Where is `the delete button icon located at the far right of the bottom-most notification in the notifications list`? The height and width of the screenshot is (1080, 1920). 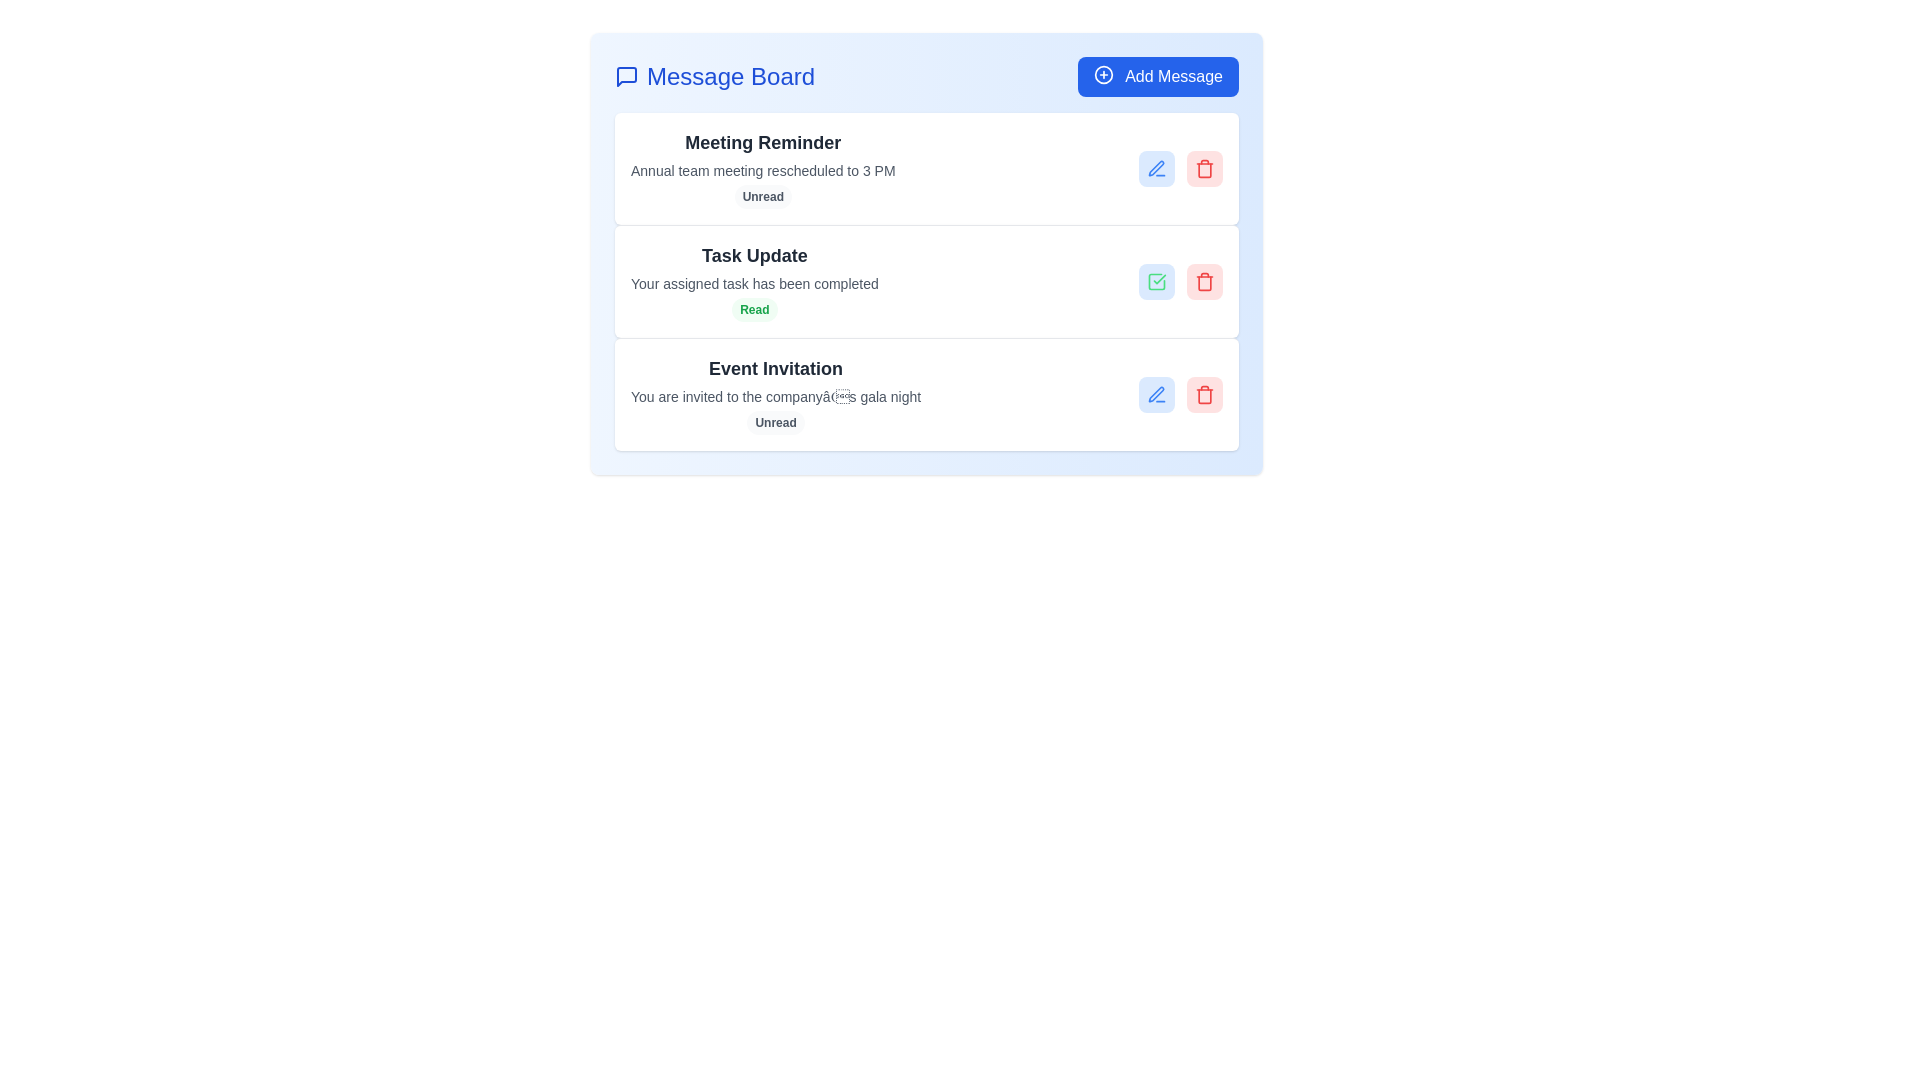 the delete button icon located at the far right of the bottom-most notification in the notifications list is located at coordinates (1203, 396).